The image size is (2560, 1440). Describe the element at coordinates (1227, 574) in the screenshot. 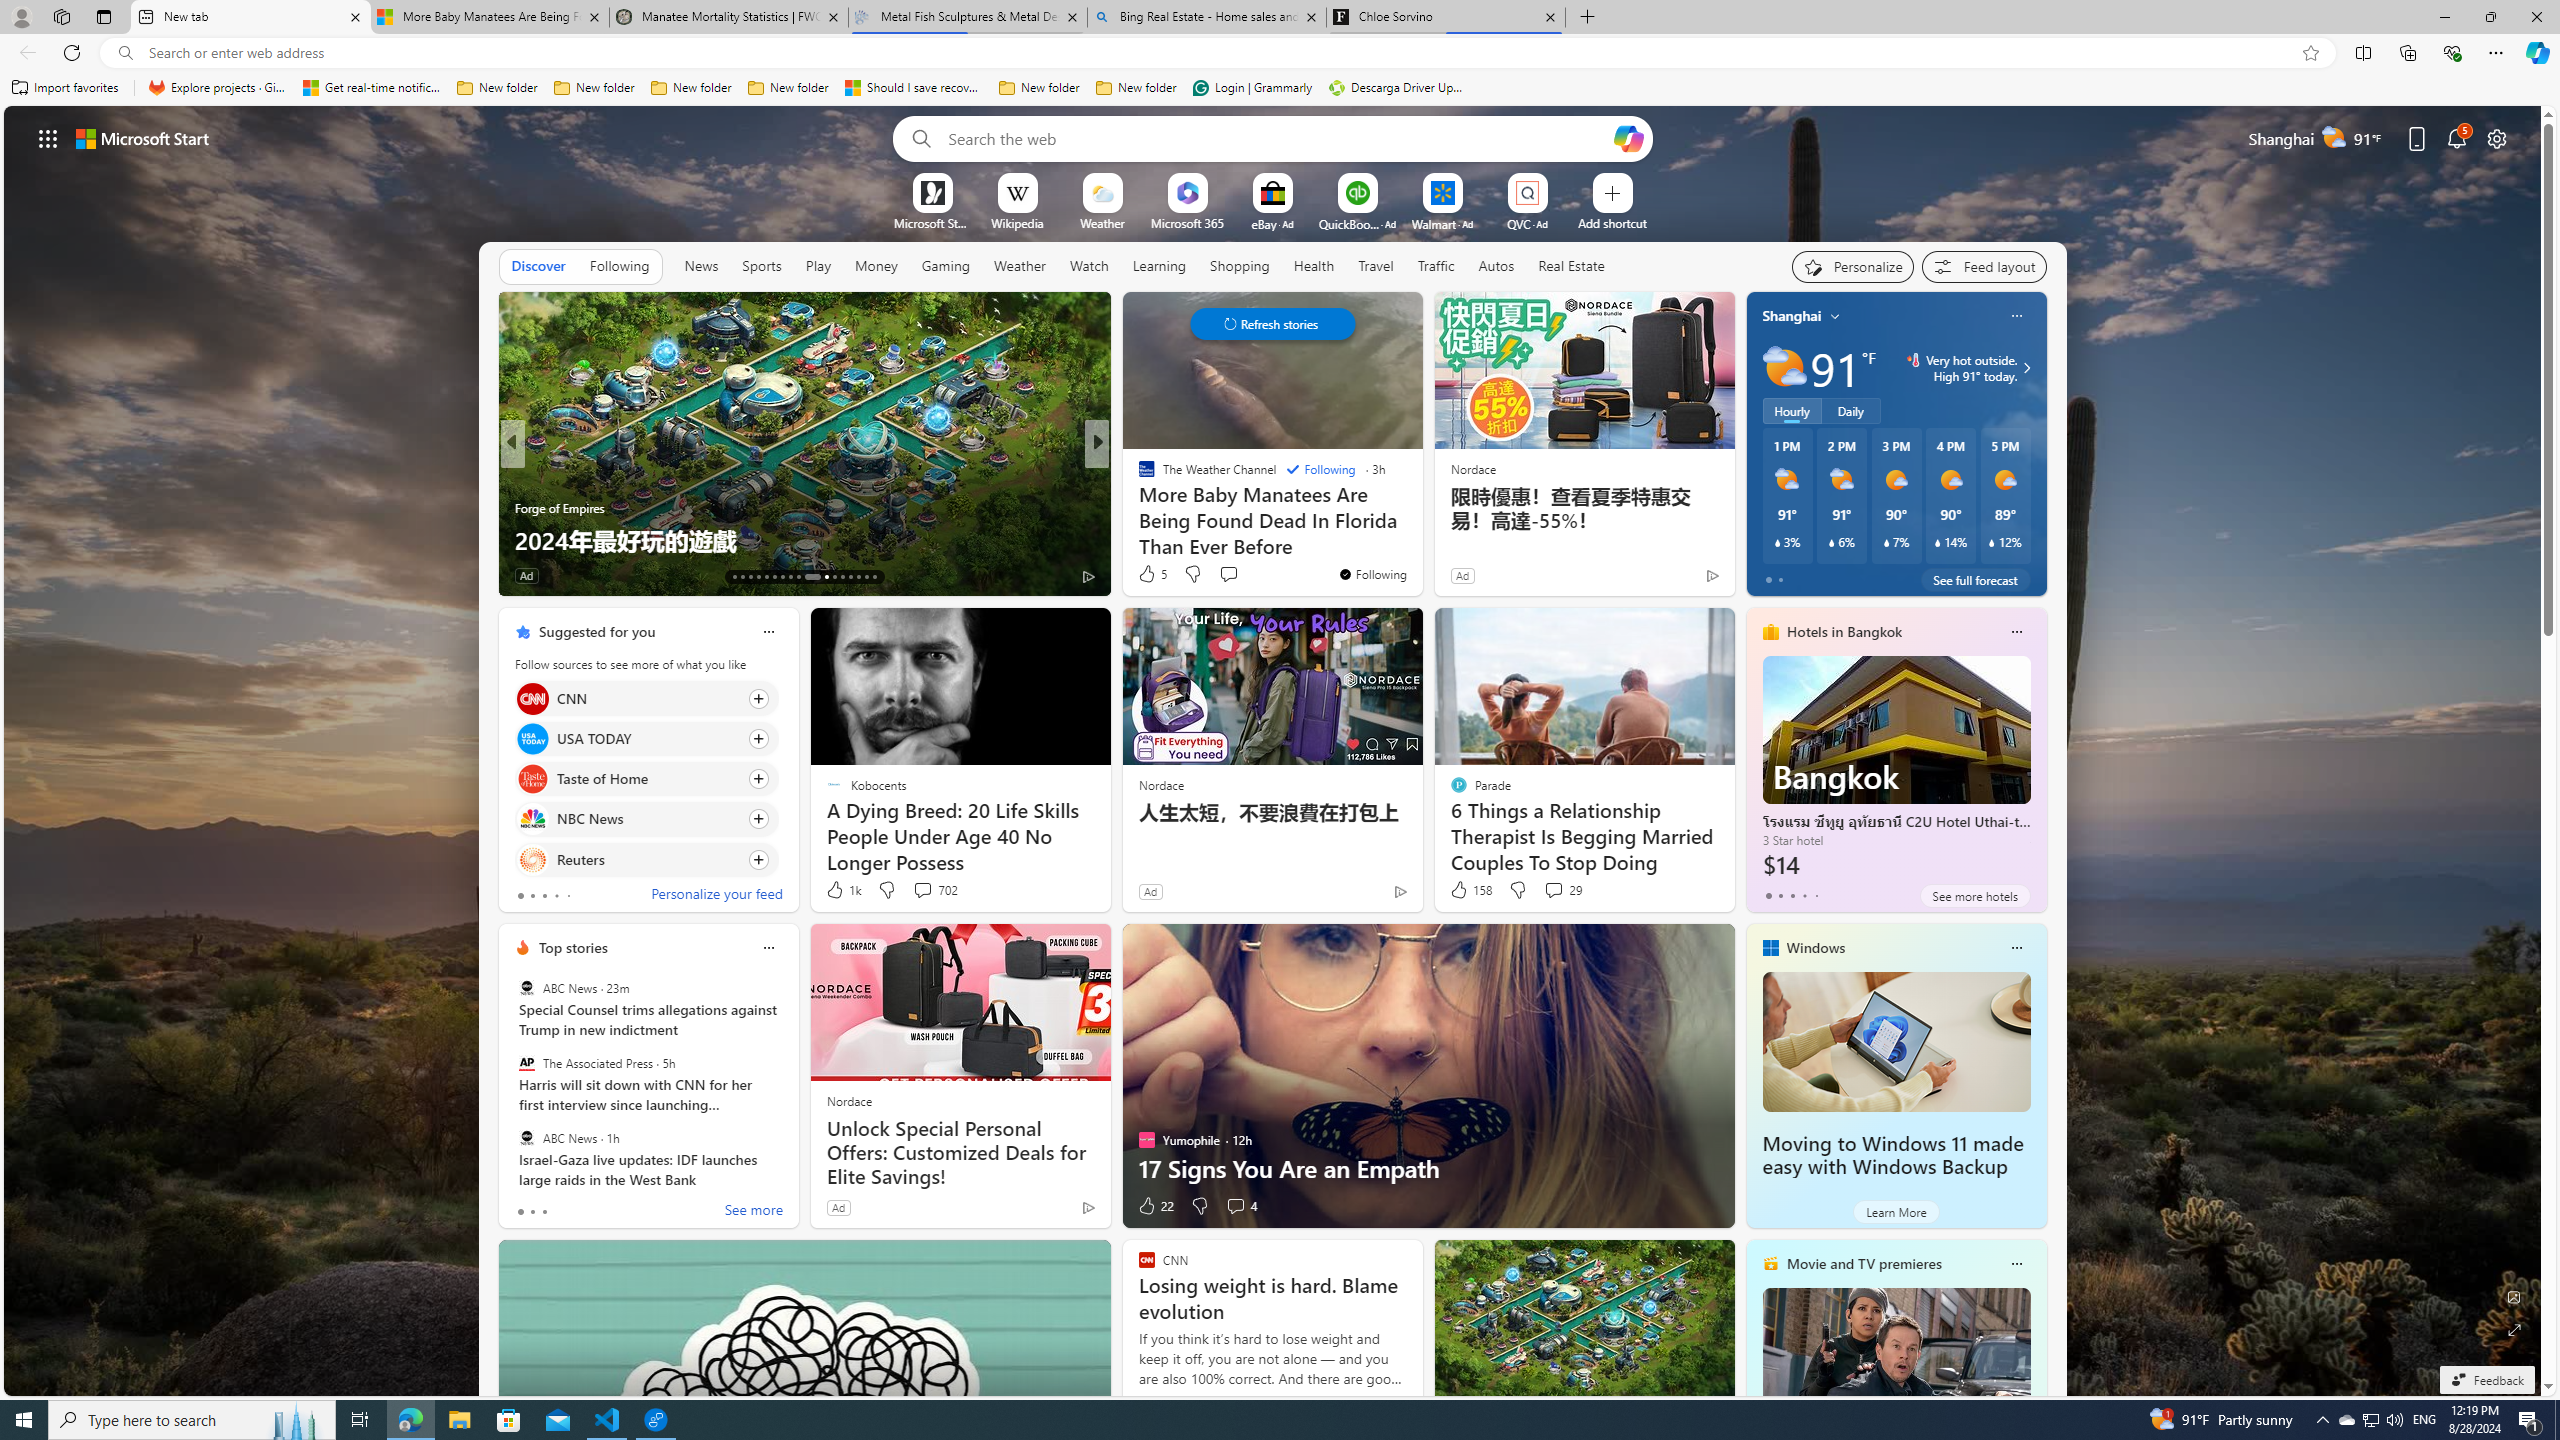

I see `'View comments 1 Comment'` at that location.